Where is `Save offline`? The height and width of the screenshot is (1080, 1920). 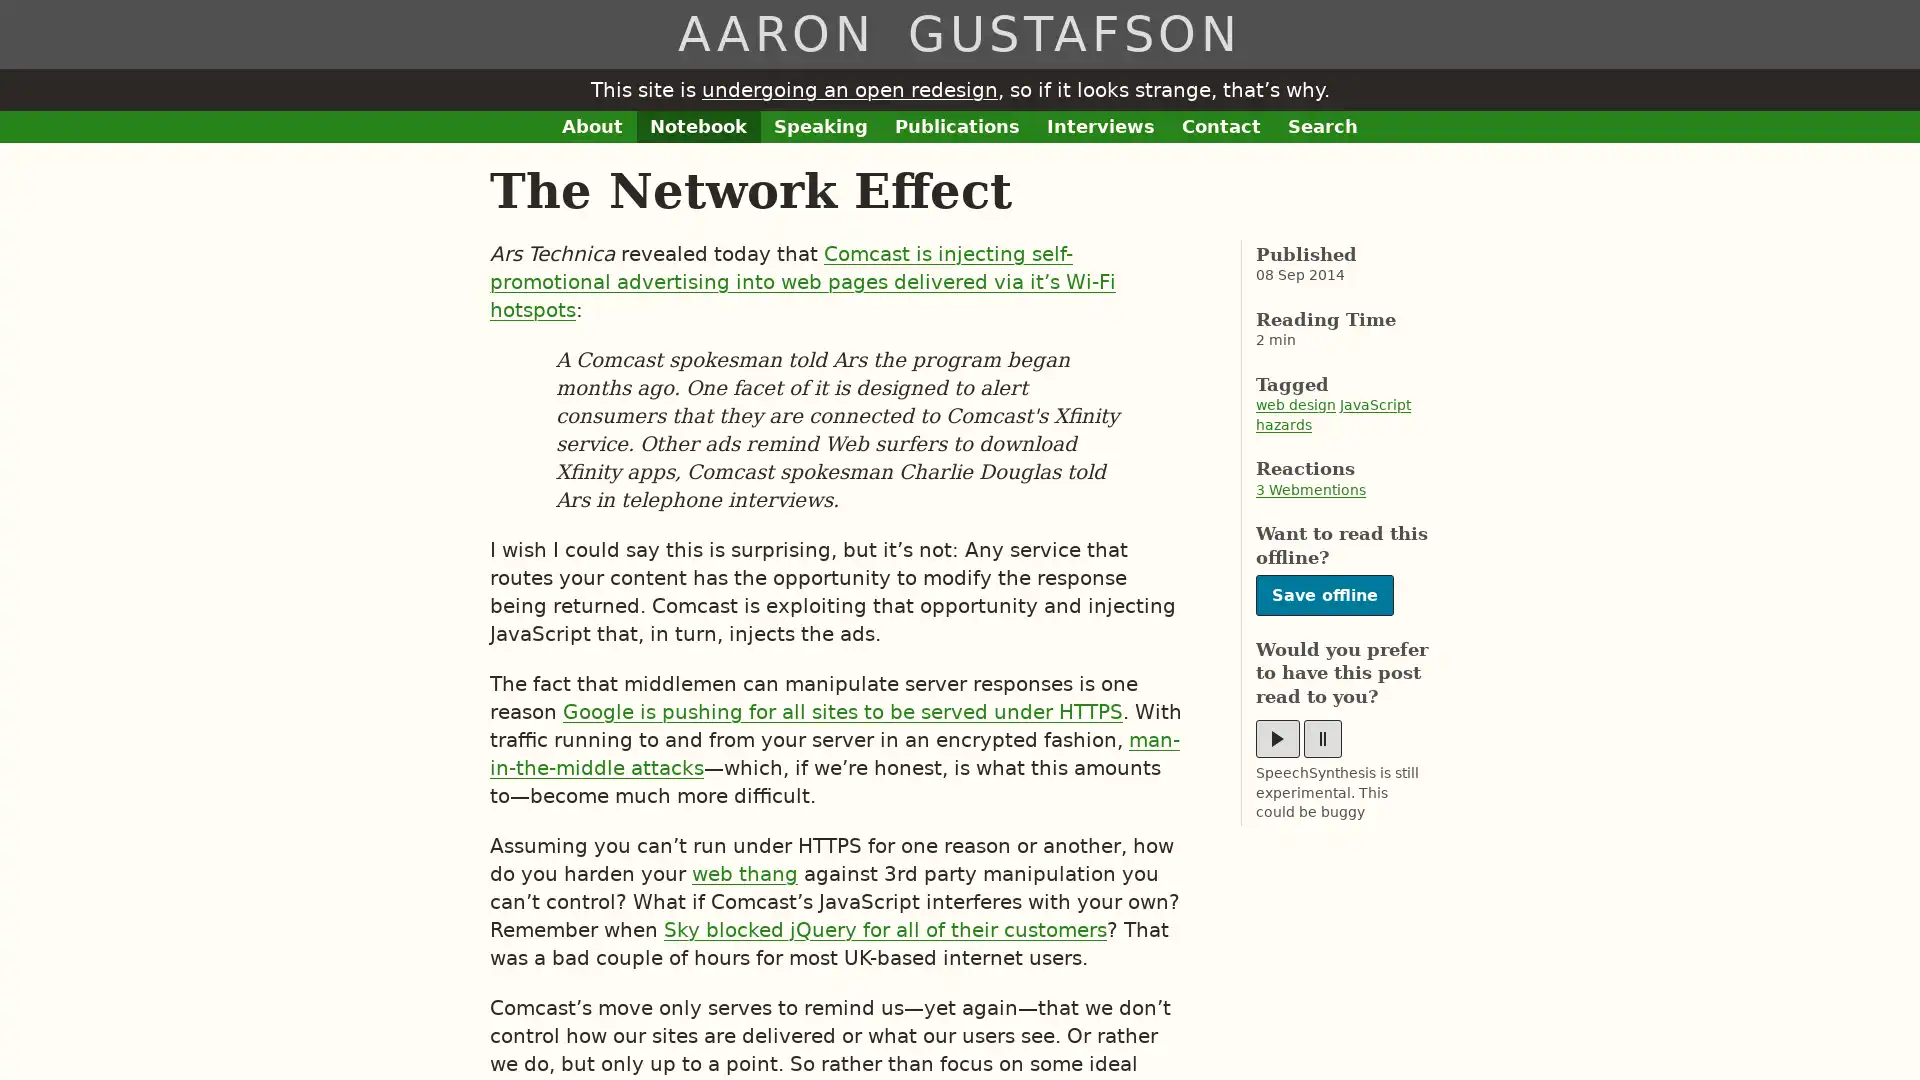 Save offline is located at coordinates (1324, 594).